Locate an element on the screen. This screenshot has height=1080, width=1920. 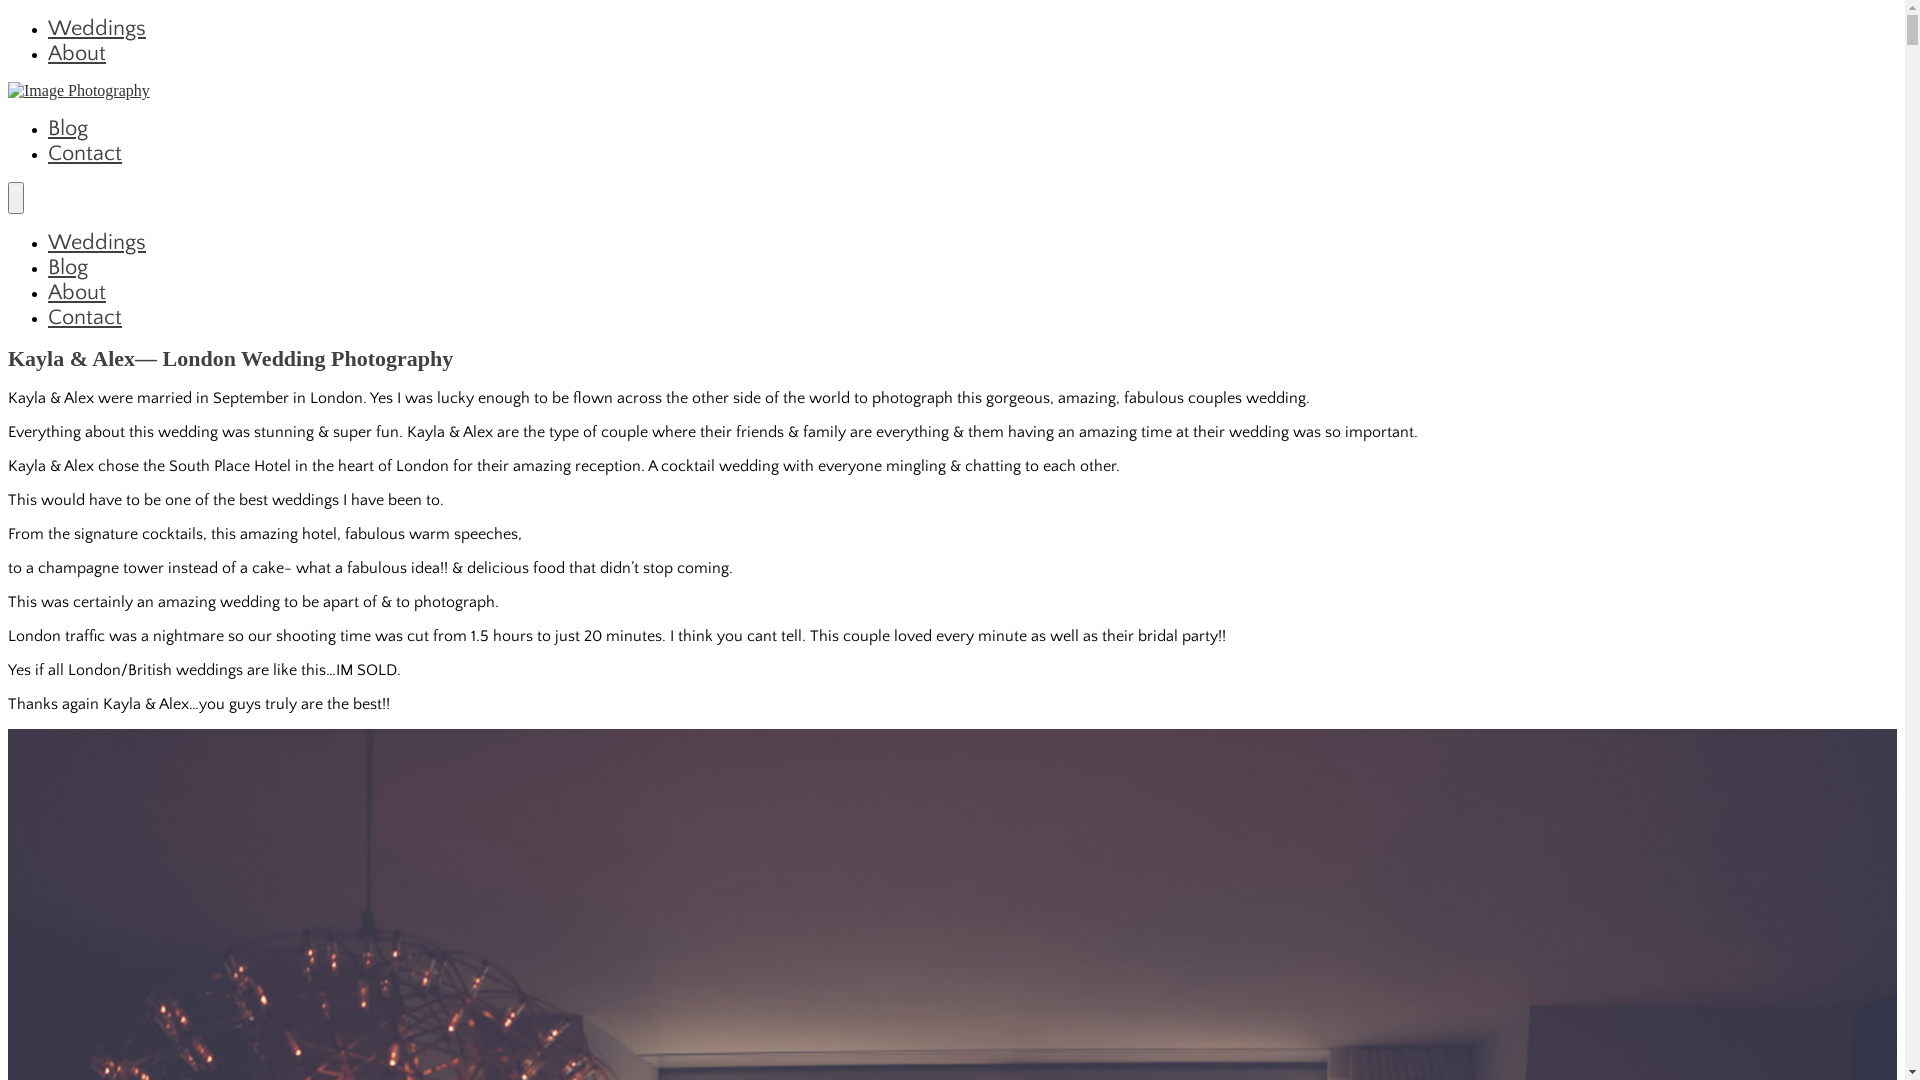
'Skip to content' is located at coordinates (7, 15).